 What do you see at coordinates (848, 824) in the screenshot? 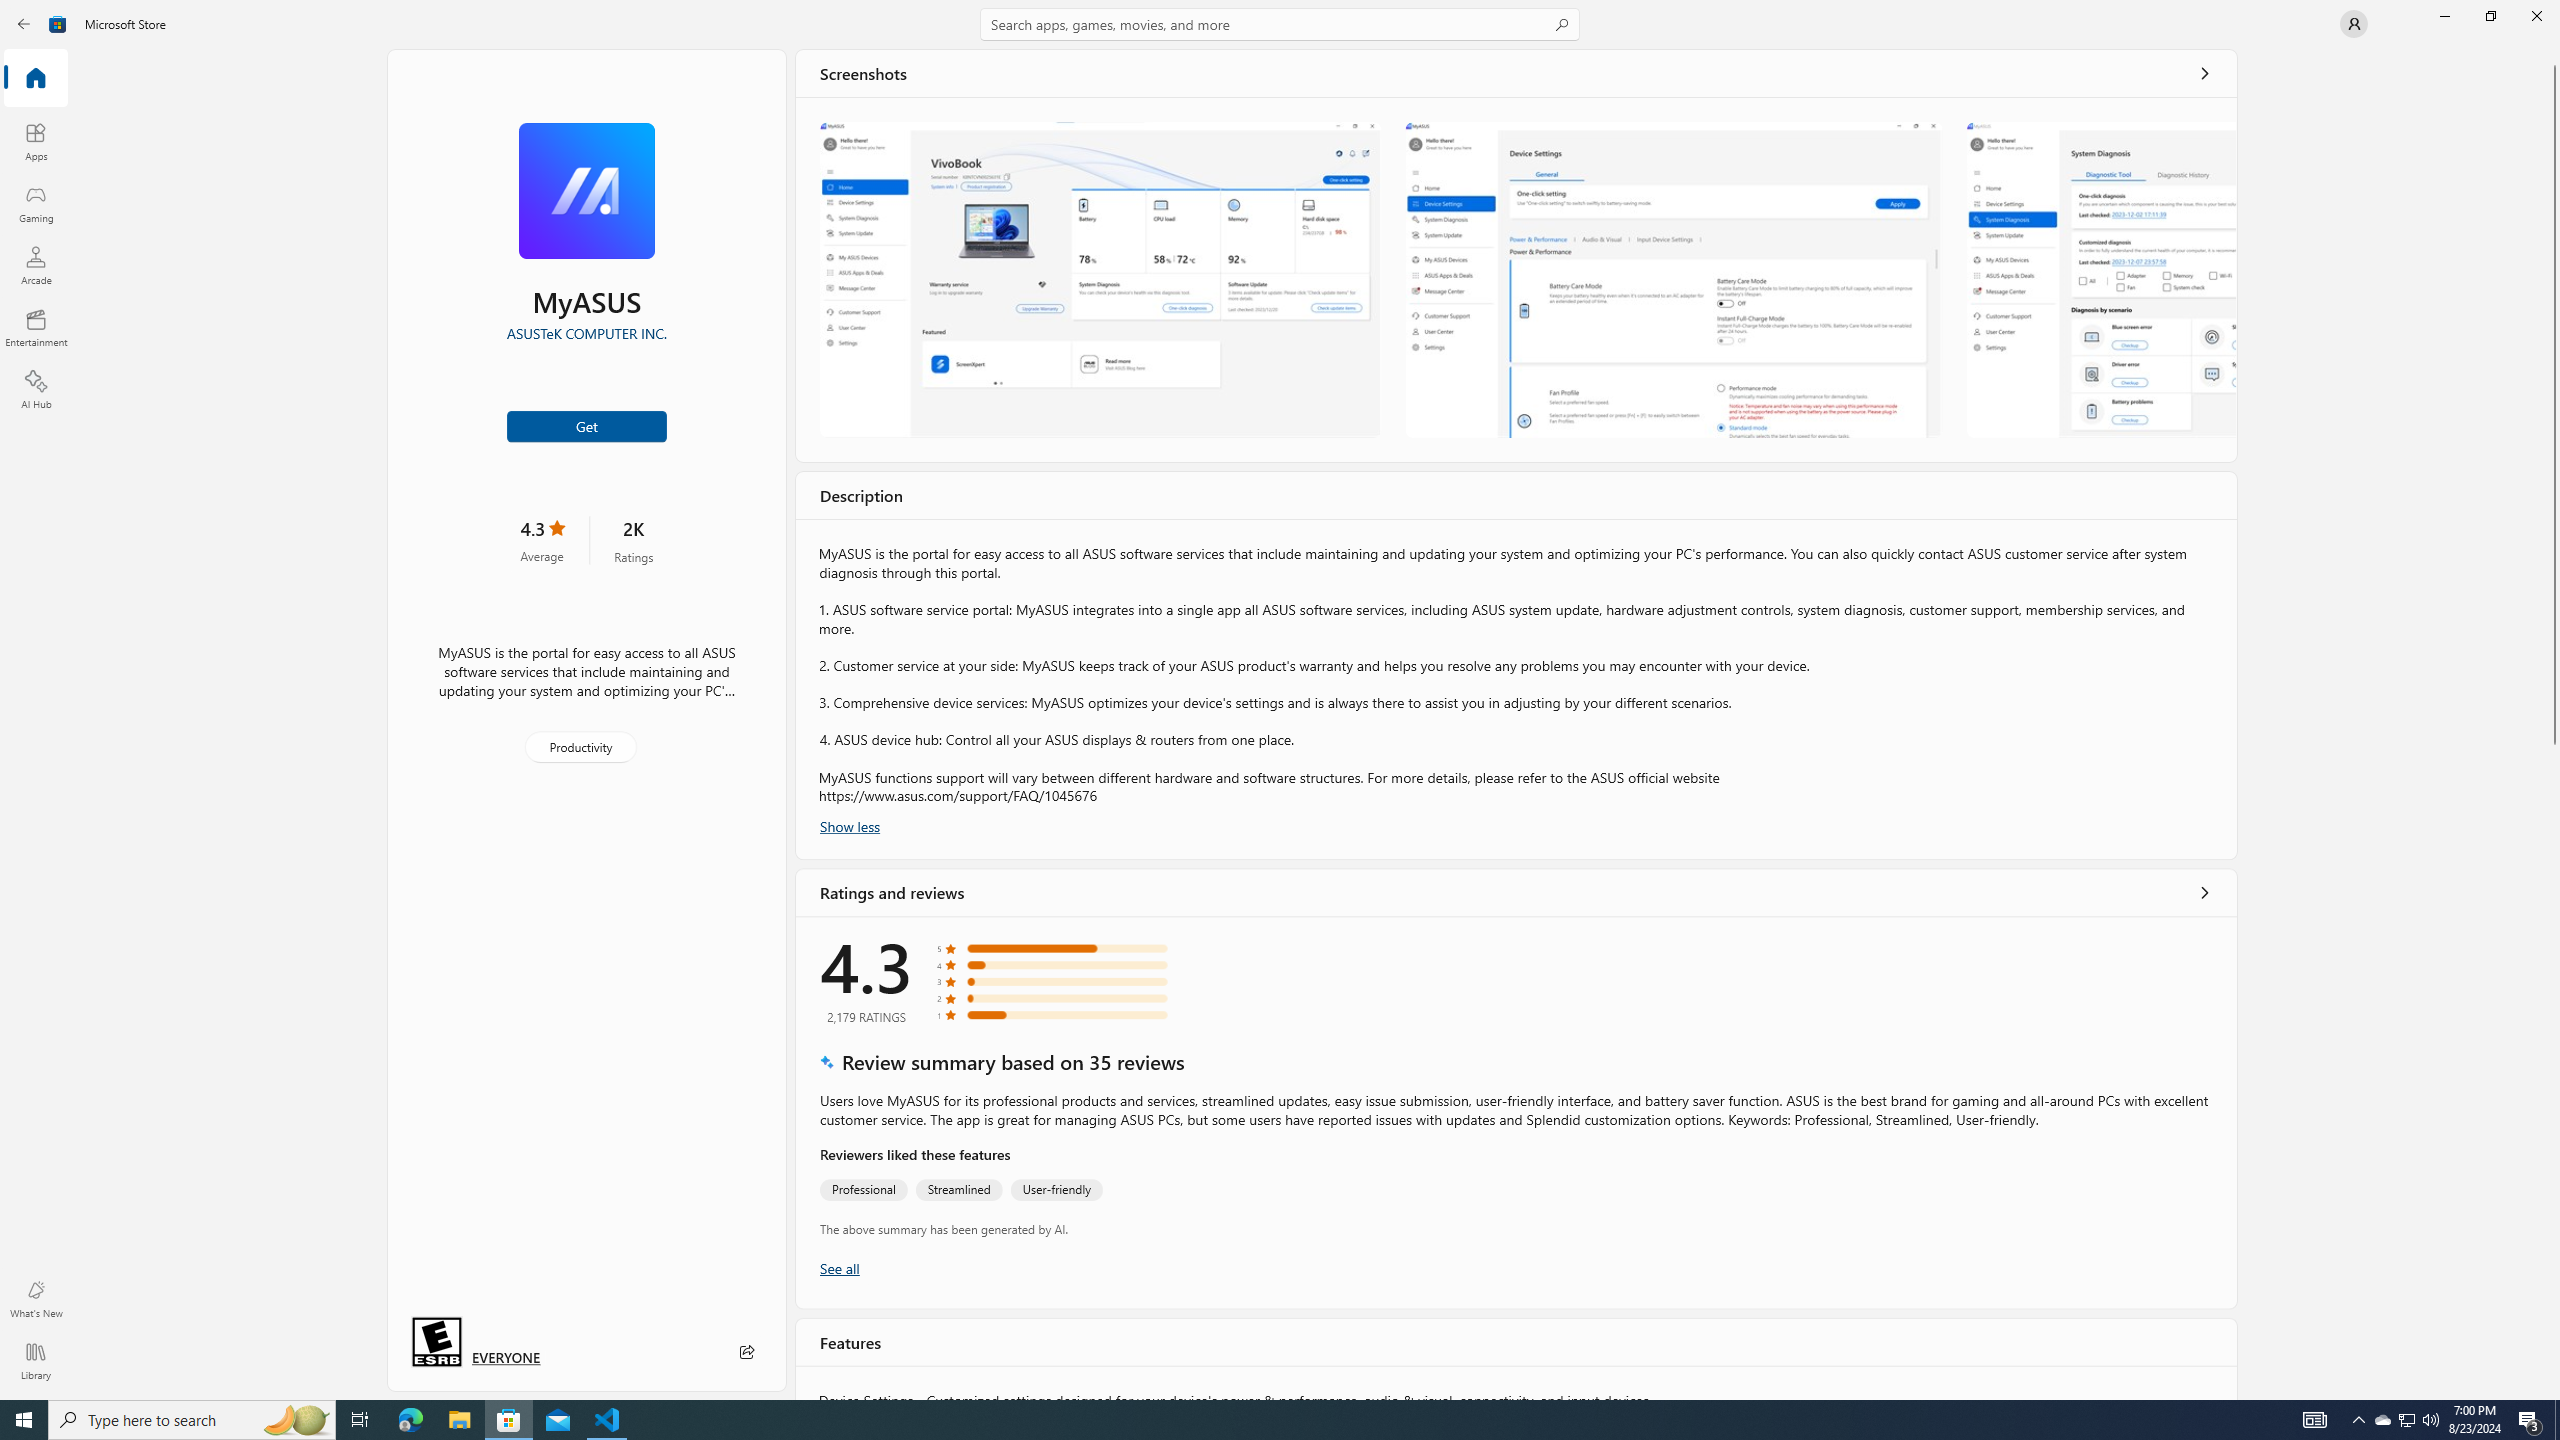
I see `'Show less'` at bounding box center [848, 824].